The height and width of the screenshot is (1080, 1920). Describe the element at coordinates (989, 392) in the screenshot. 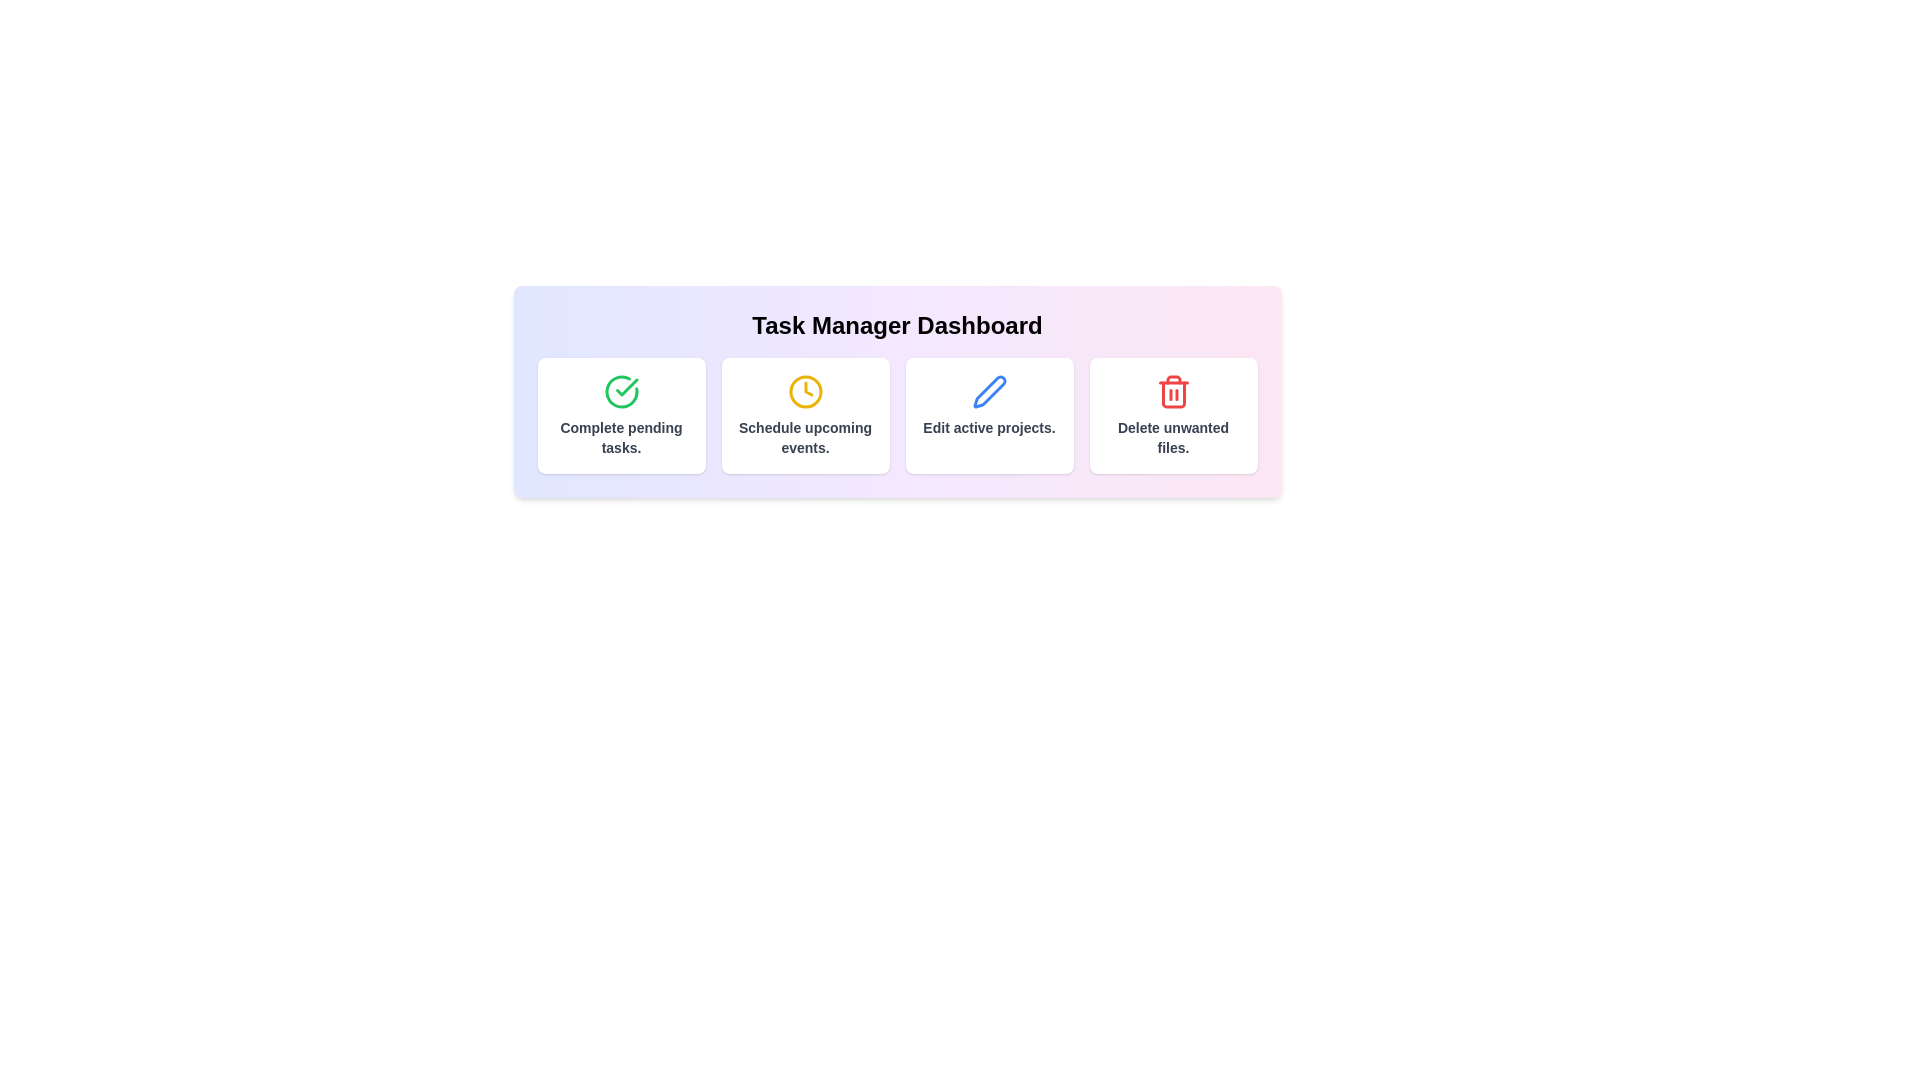

I see `the Decorative icon that visually represents the 'Edit active projects.' feature in the Task Manager Dashboard` at that location.